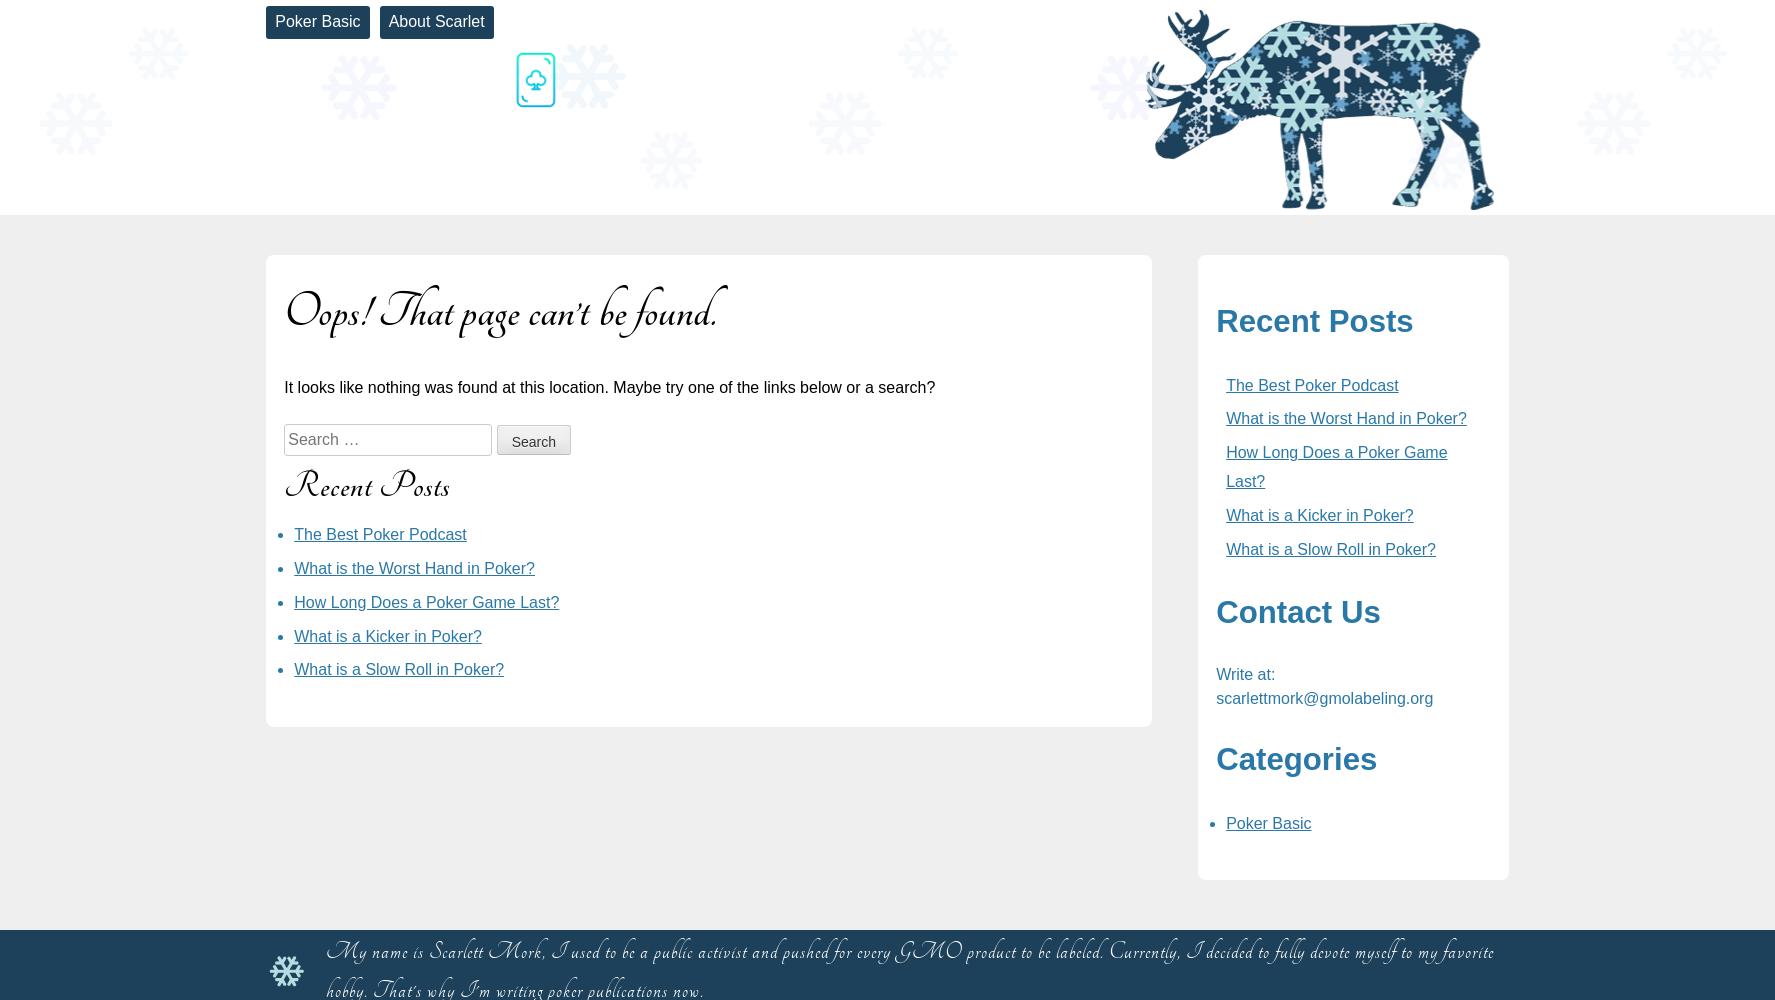 The width and height of the screenshot is (1775, 1000). Describe the element at coordinates (499, 312) in the screenshot. I see `'Oops! That page can’t be found.'` at that location.